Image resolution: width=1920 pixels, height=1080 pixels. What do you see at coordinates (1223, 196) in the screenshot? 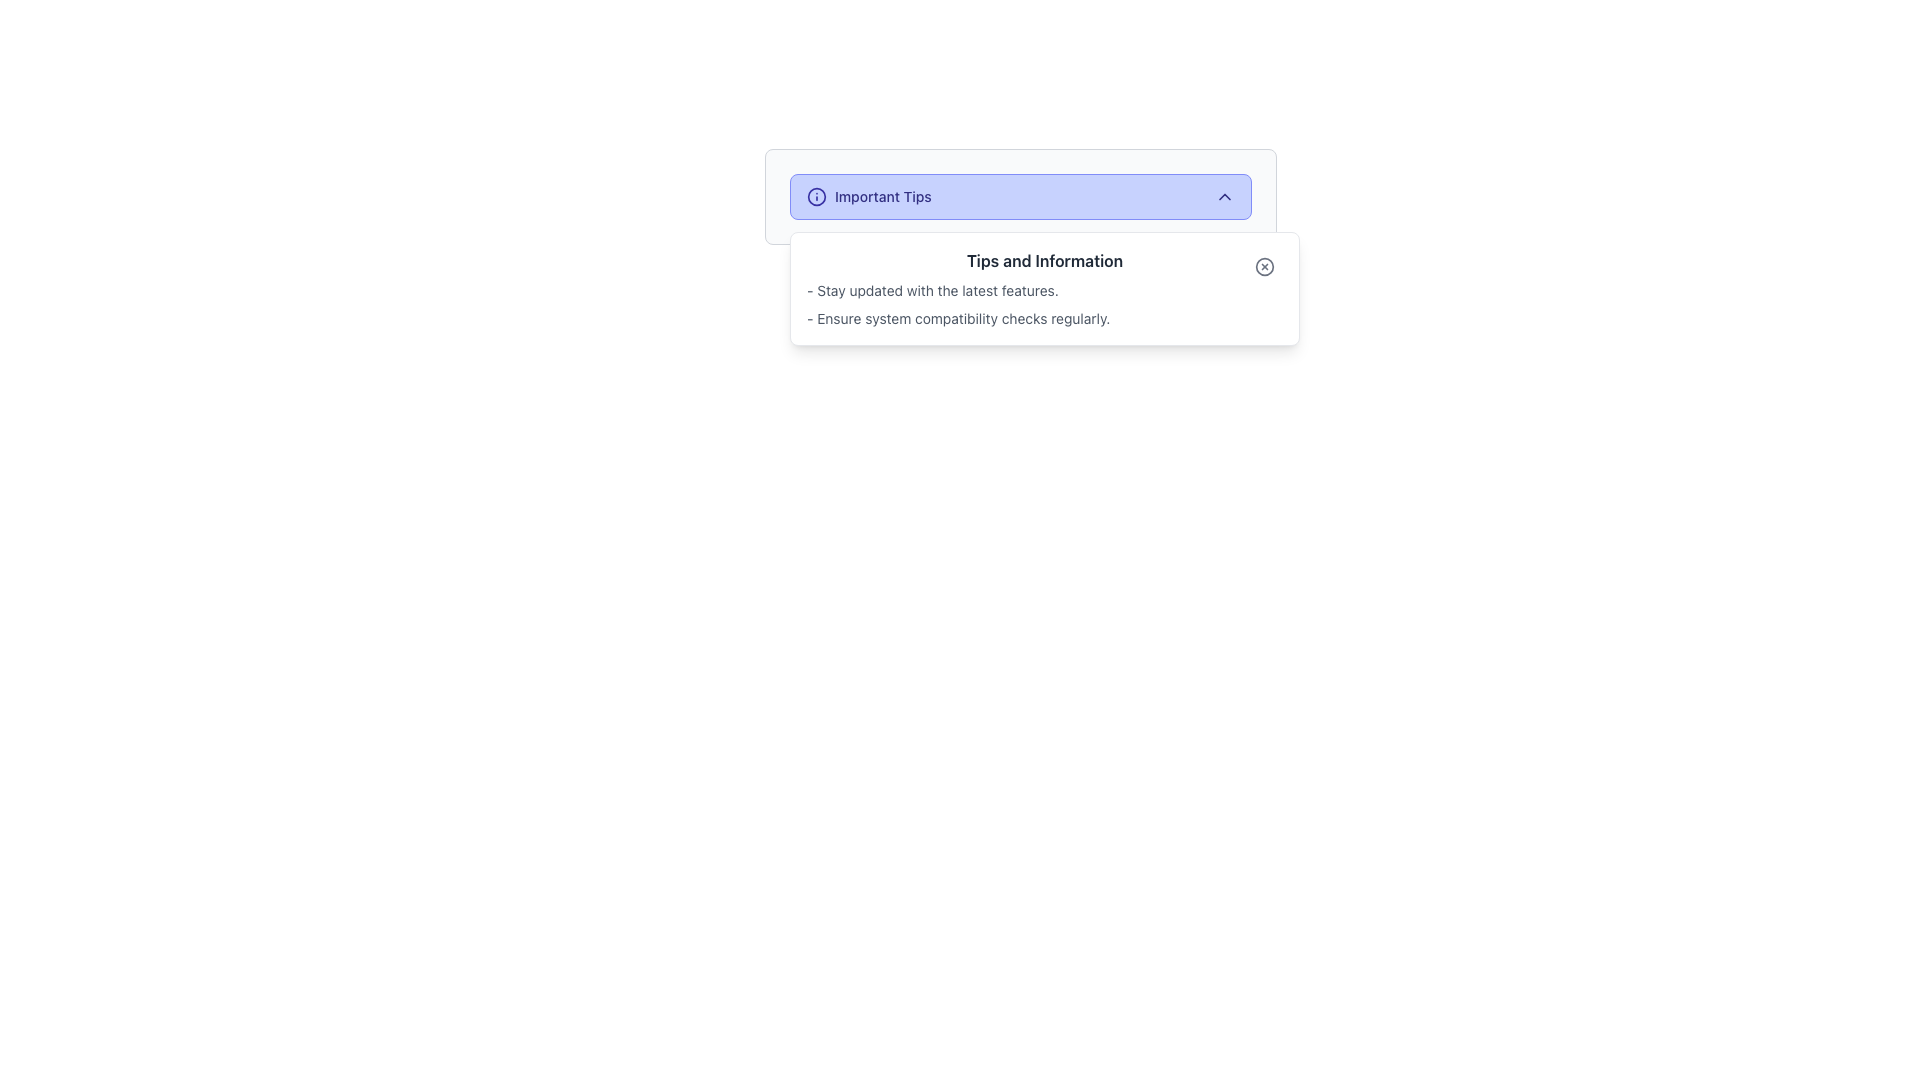
I see `the chevron icon at the far right of the 'Important Tips' collapsible header` at bounding box center [1223, 196].